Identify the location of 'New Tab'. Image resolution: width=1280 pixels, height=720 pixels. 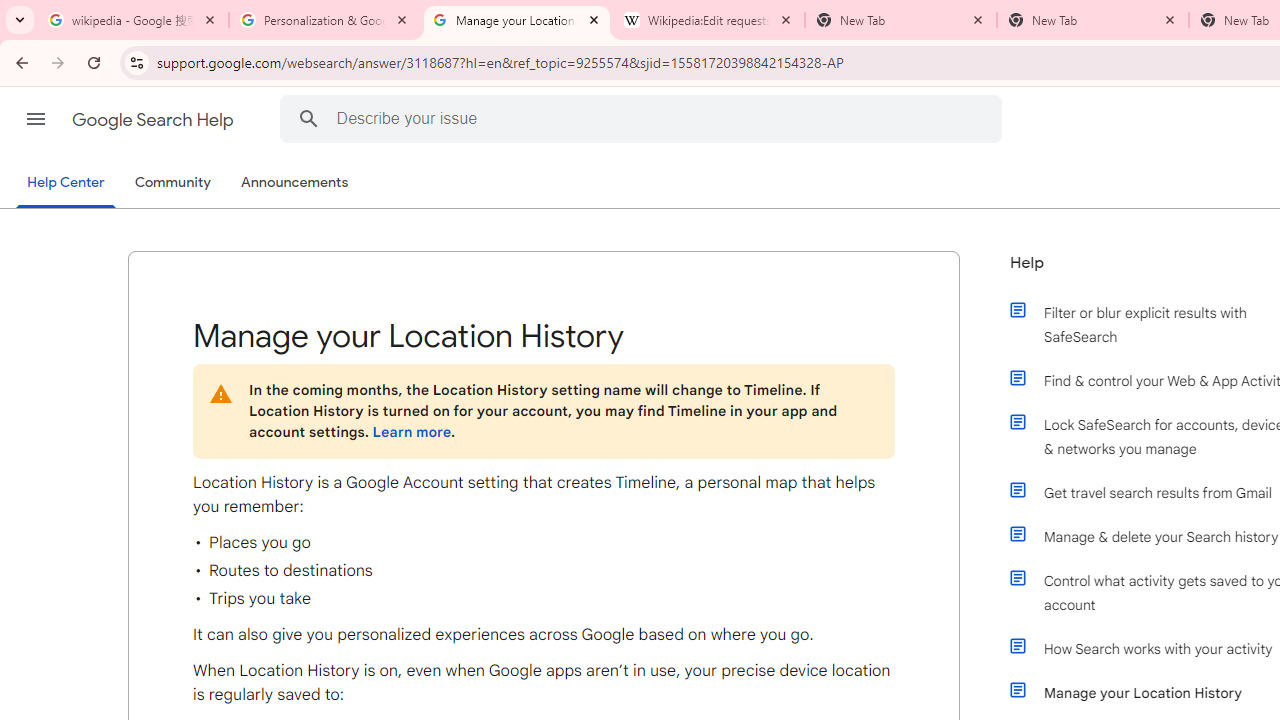
(1092, 20).